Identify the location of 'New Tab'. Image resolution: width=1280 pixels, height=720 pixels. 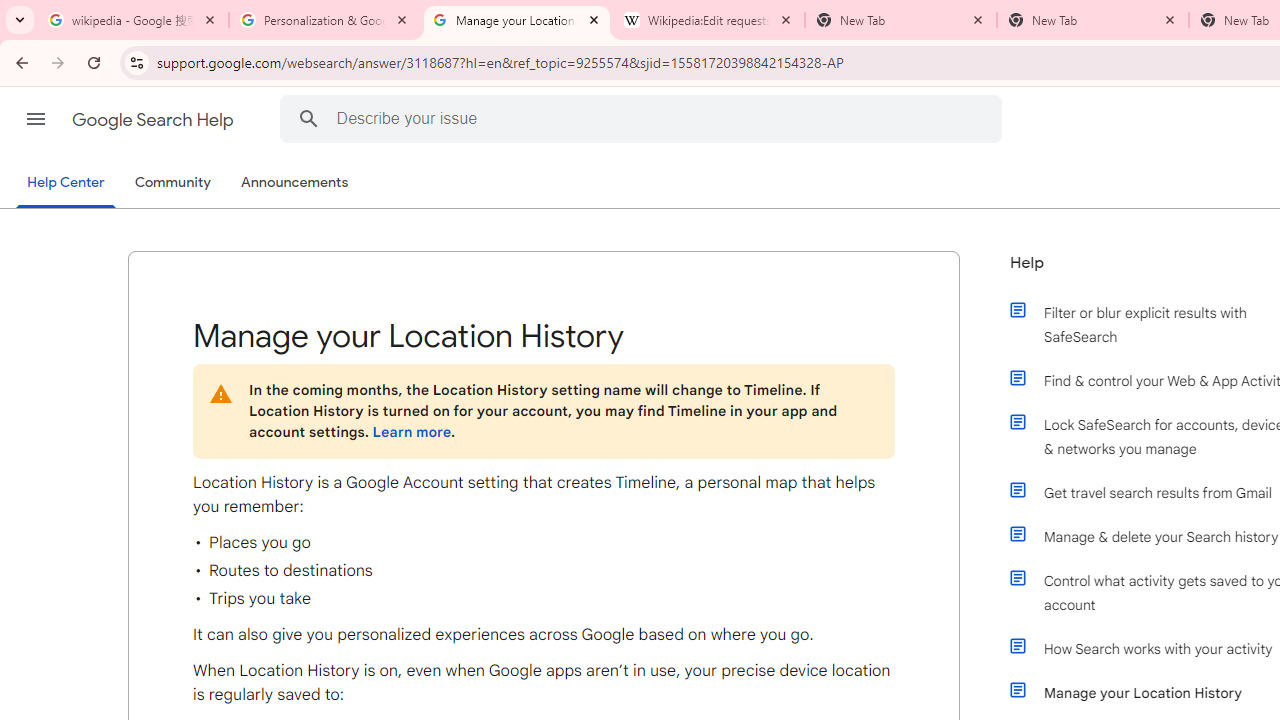
(1092, 20).